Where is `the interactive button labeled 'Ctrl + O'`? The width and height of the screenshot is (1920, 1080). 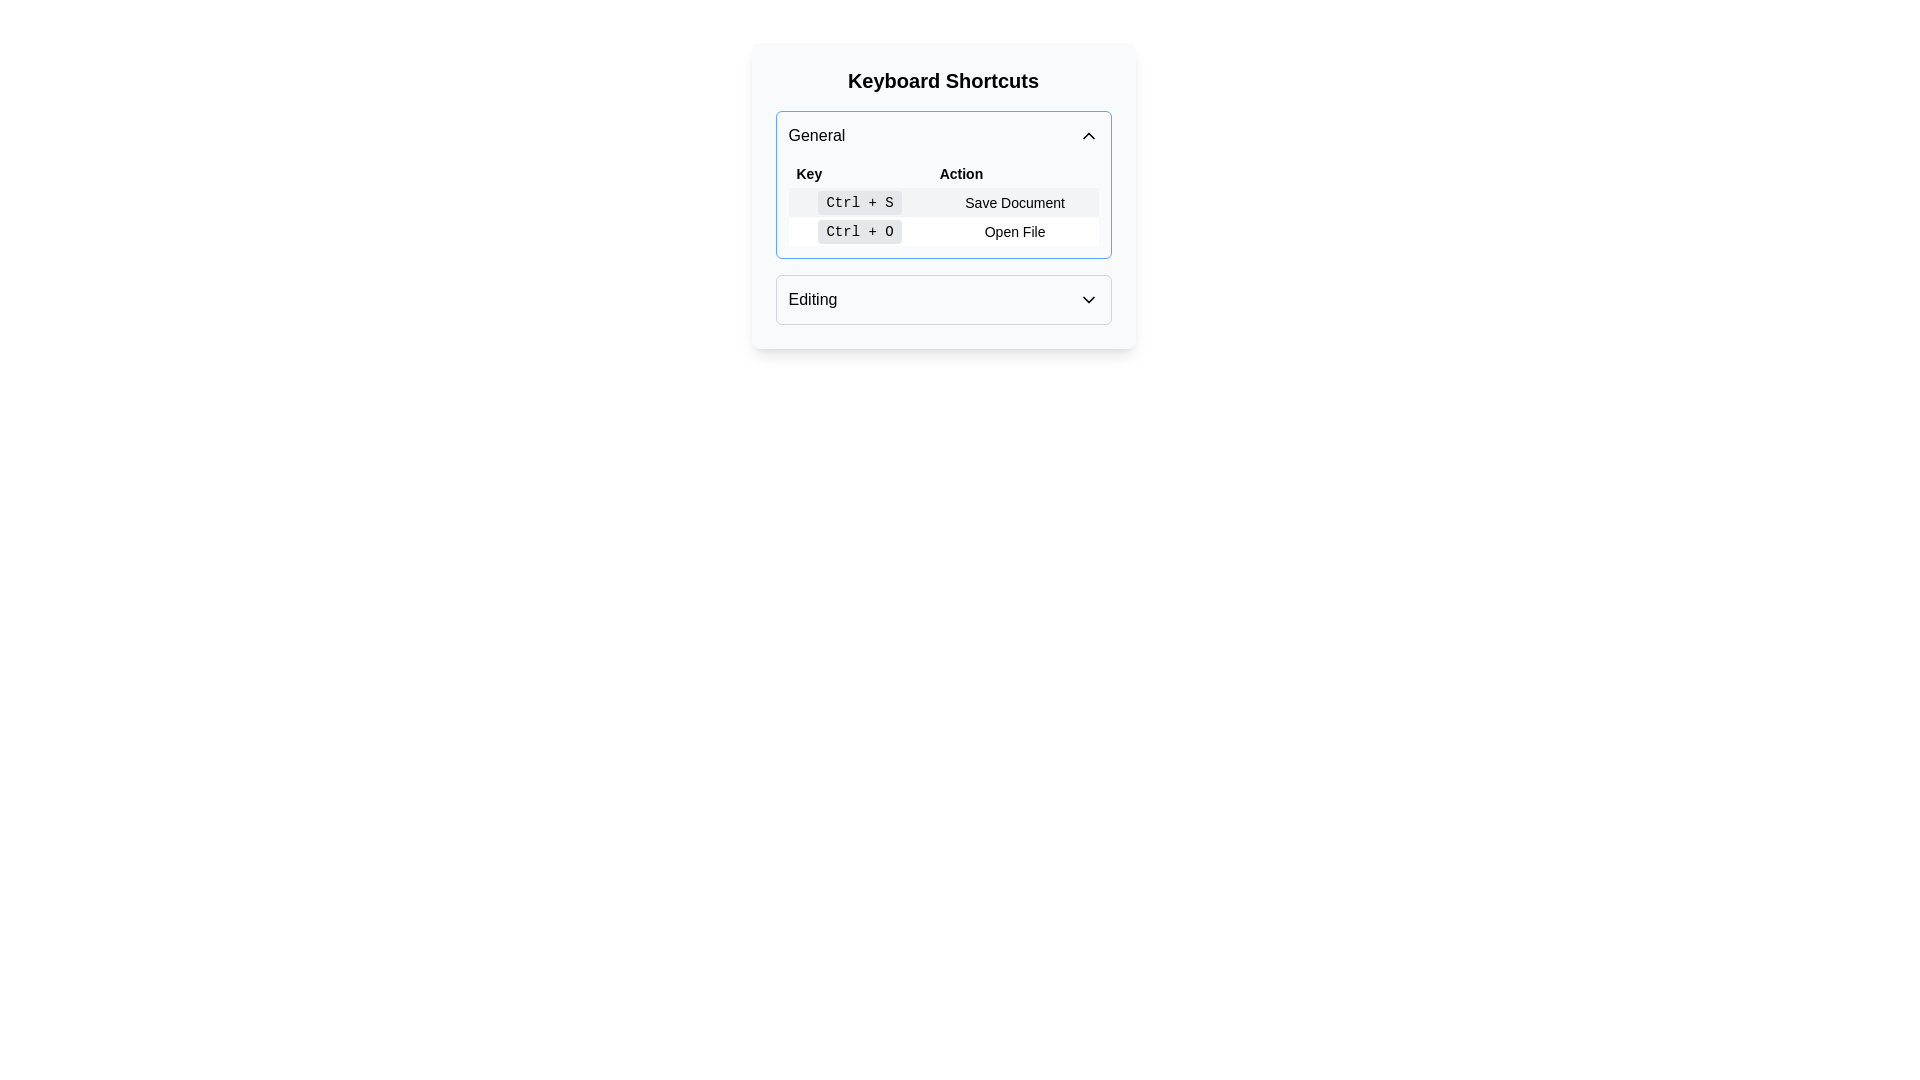
the interactive button labeled 'Ctrl + O' is located at coordinates (860, 230).